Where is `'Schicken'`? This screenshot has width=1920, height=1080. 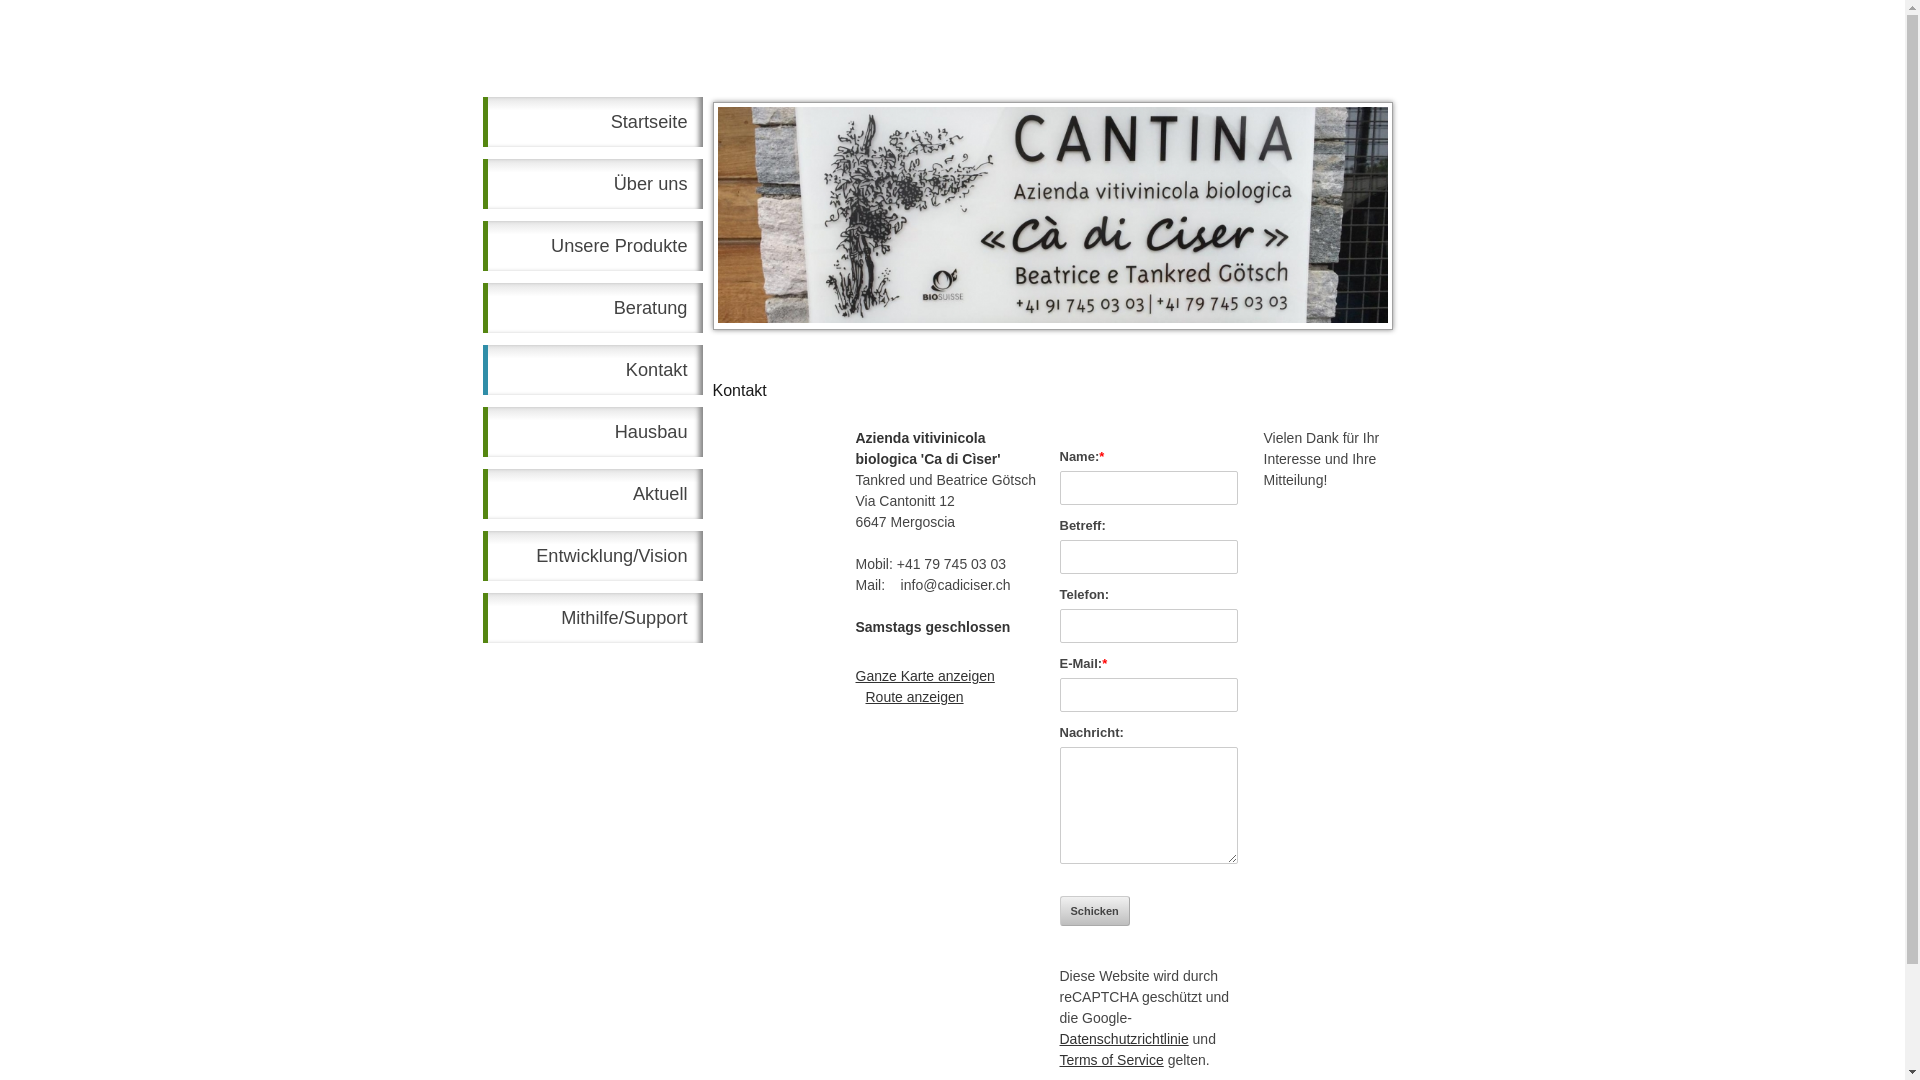 'Schicken' is located at coordinates (1093, 910).